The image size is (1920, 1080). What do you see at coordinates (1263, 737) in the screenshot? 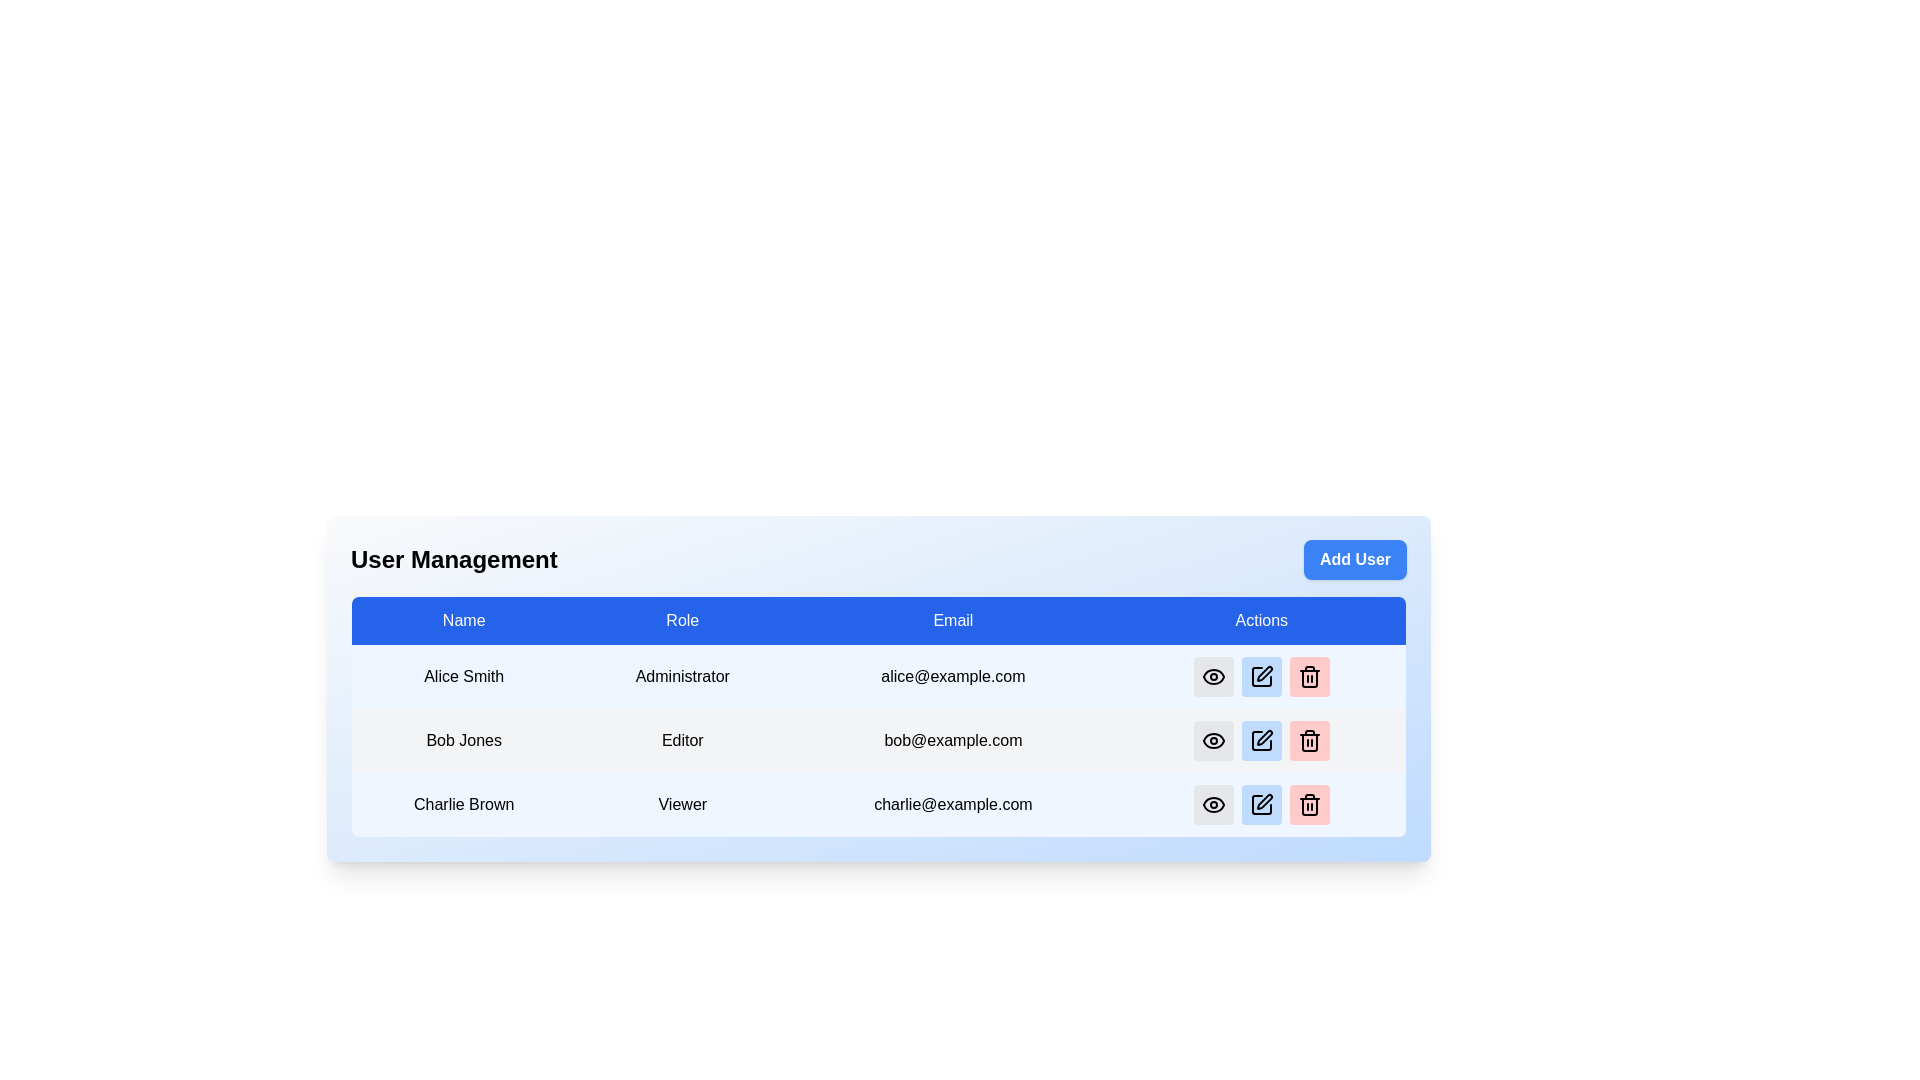
I see `the 'Edit' icon in the 'Actions' column for the user 'Bob Jones' to initiate an edit action` at bounding box center [1263, 737].